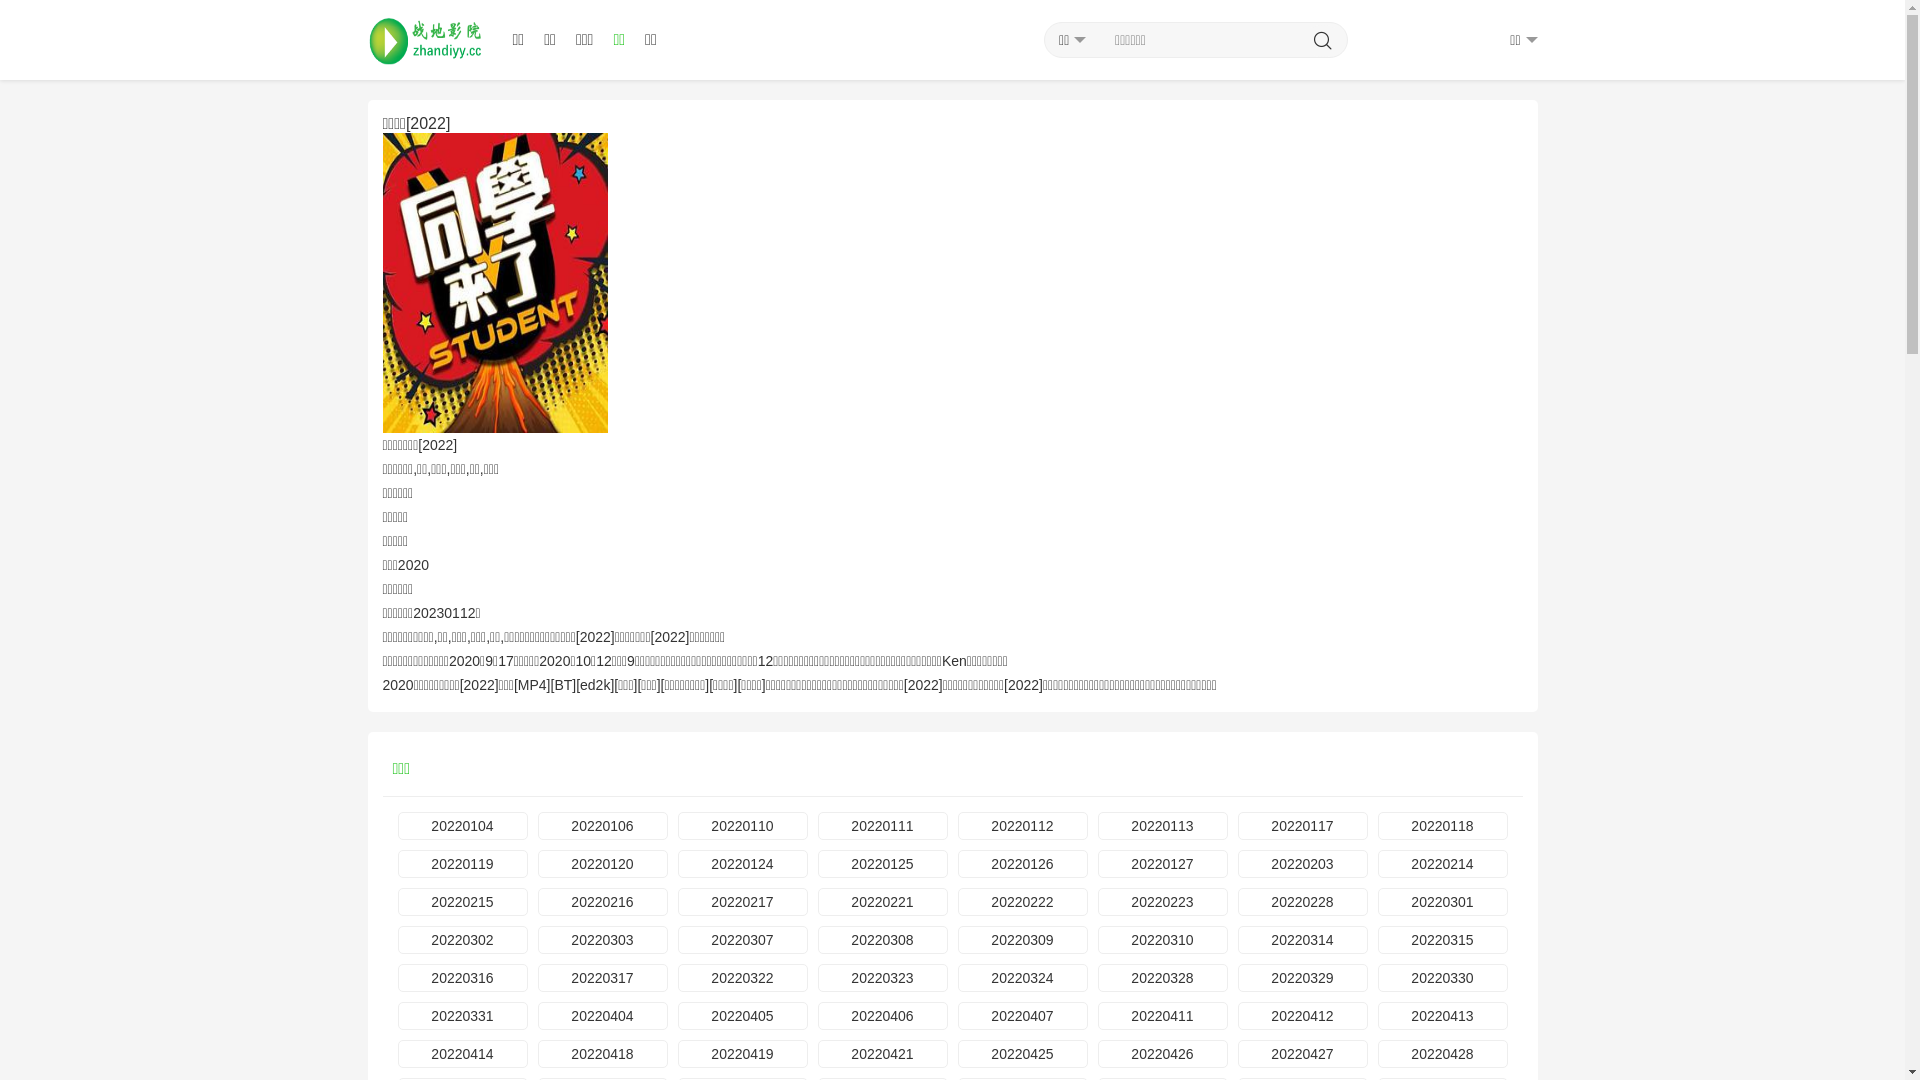 The width and height of the screenshot is (1920, 1080). What do you see at coordinates (742, 1015) in the screenshot?
I see `'20220405'` at bounding box center [742, 1015].